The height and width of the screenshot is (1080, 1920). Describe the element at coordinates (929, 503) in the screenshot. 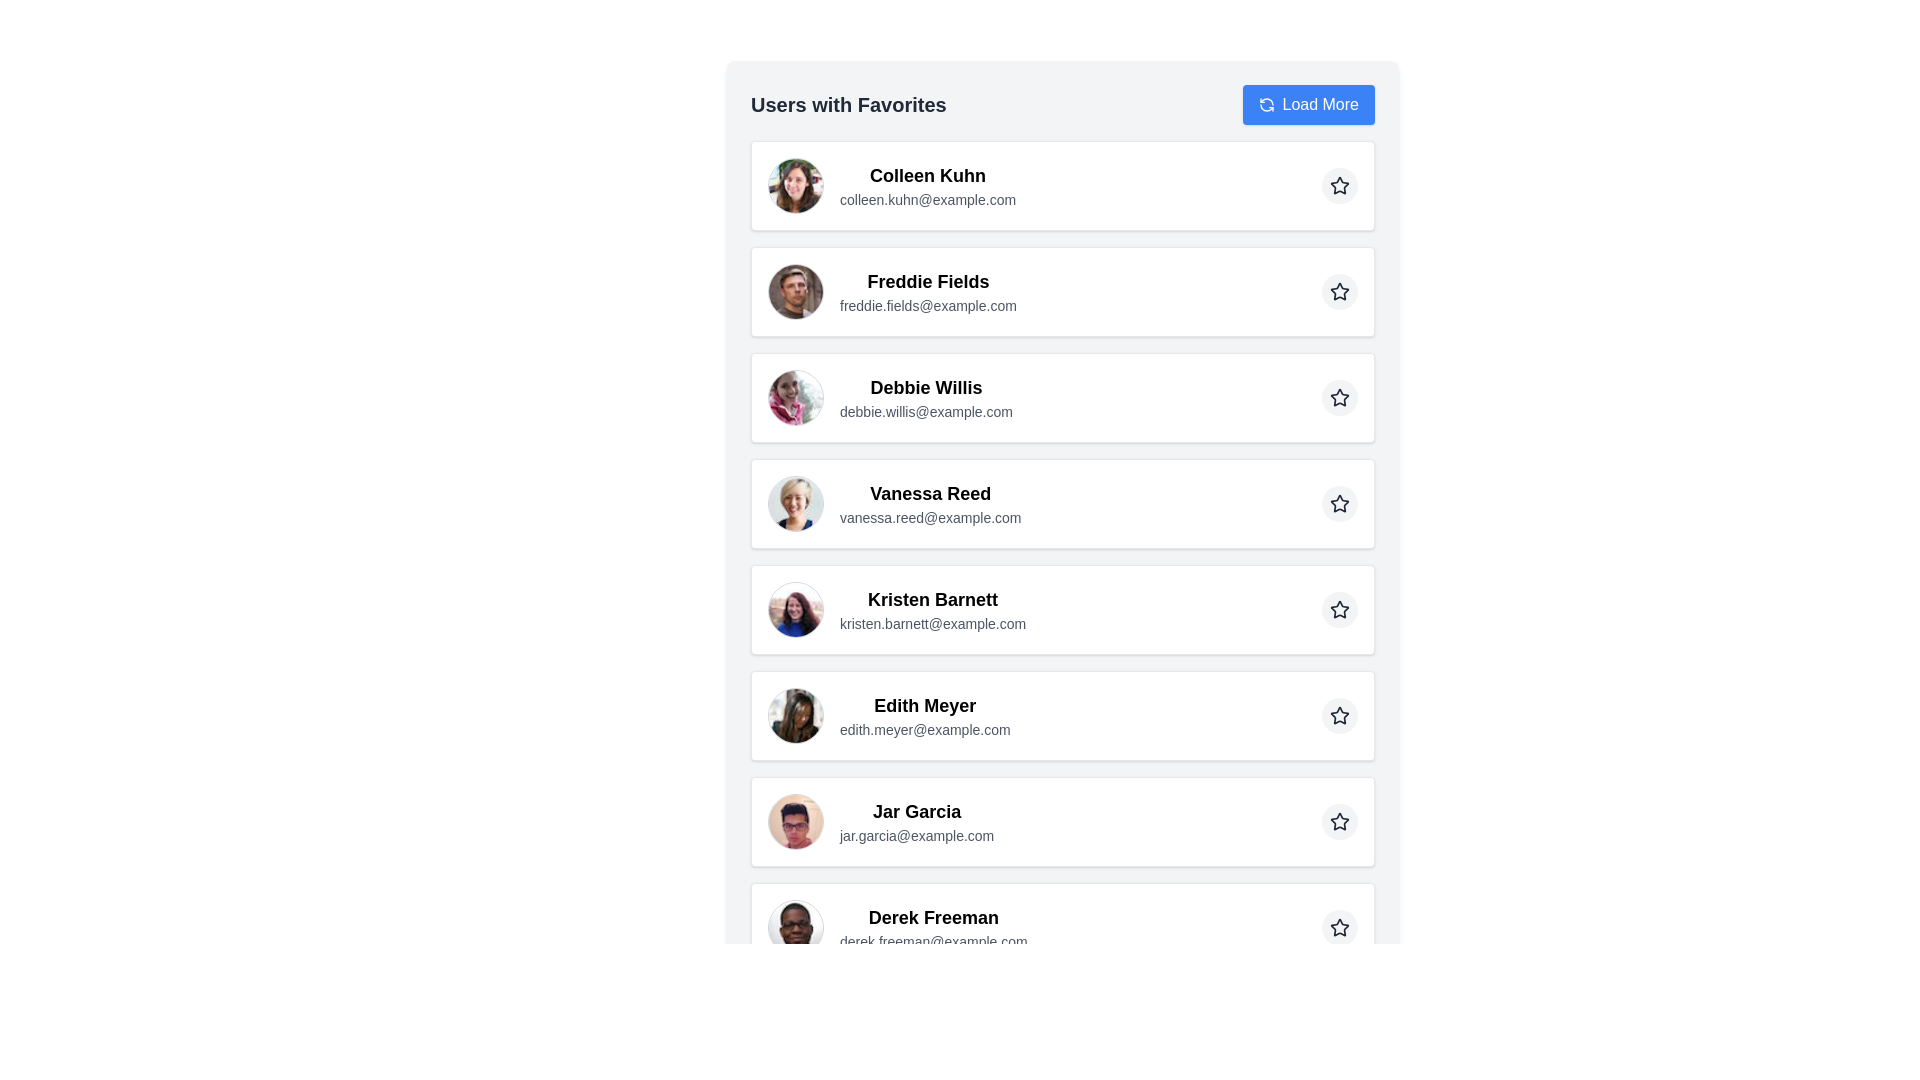

I see `the text block presenting the name and email address of the user in the fourth row of the 'Users with Favorites' list` at that location.